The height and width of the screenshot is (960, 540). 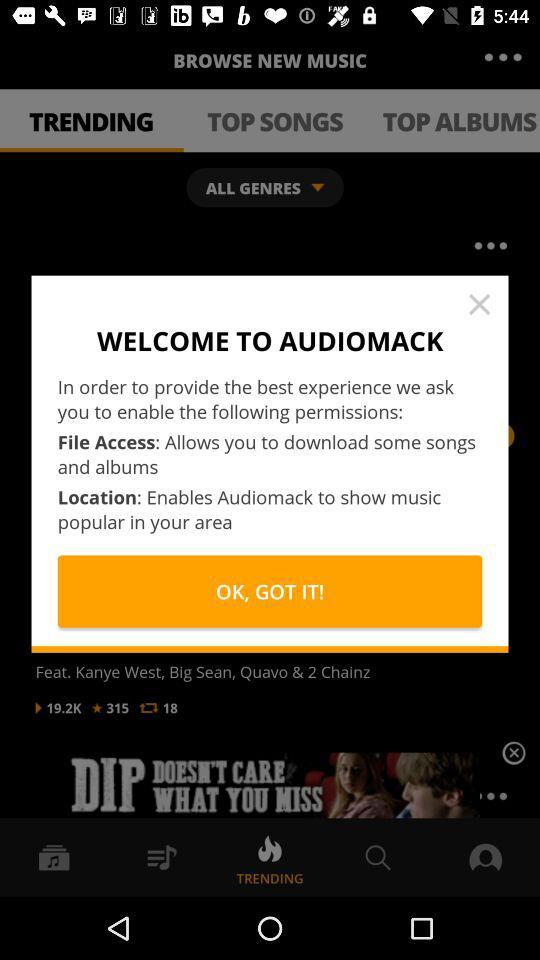 What do you see at coordinates (513, 756) in the screenshot?
I see `the close icon` at bounding box center [513, 756].